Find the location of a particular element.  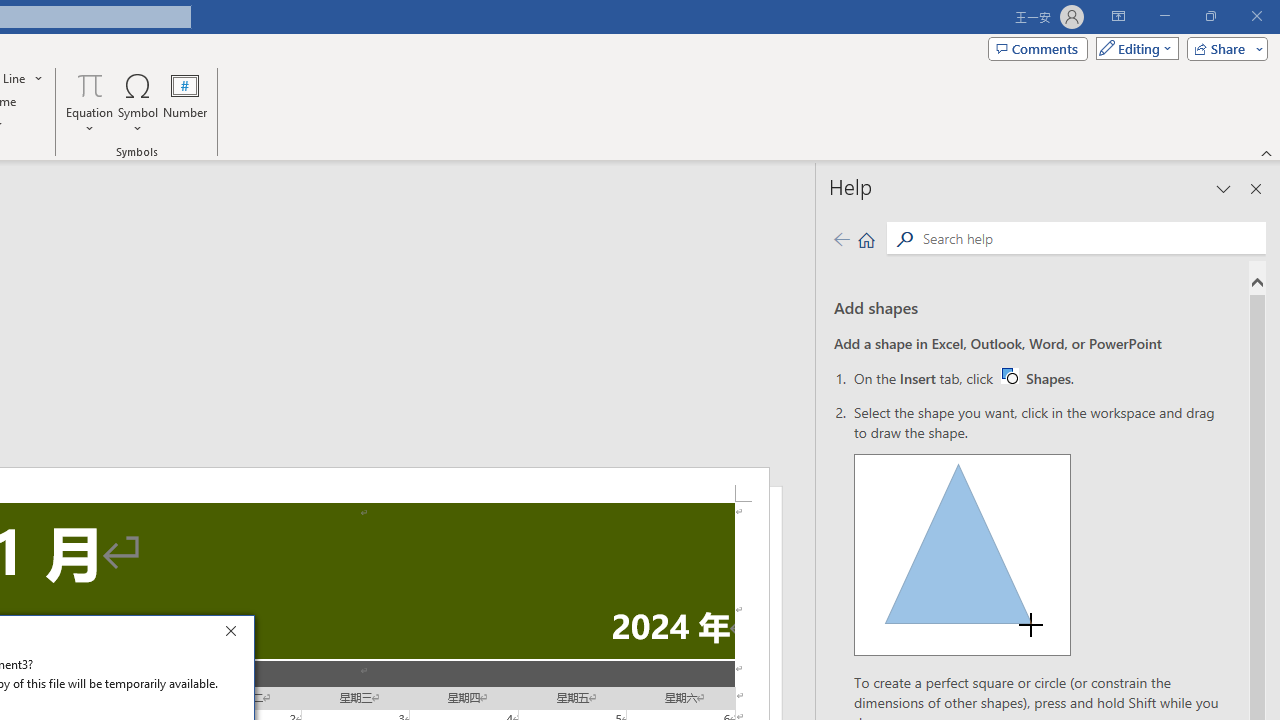

'Comments' is located at coordinates (1038, 47).